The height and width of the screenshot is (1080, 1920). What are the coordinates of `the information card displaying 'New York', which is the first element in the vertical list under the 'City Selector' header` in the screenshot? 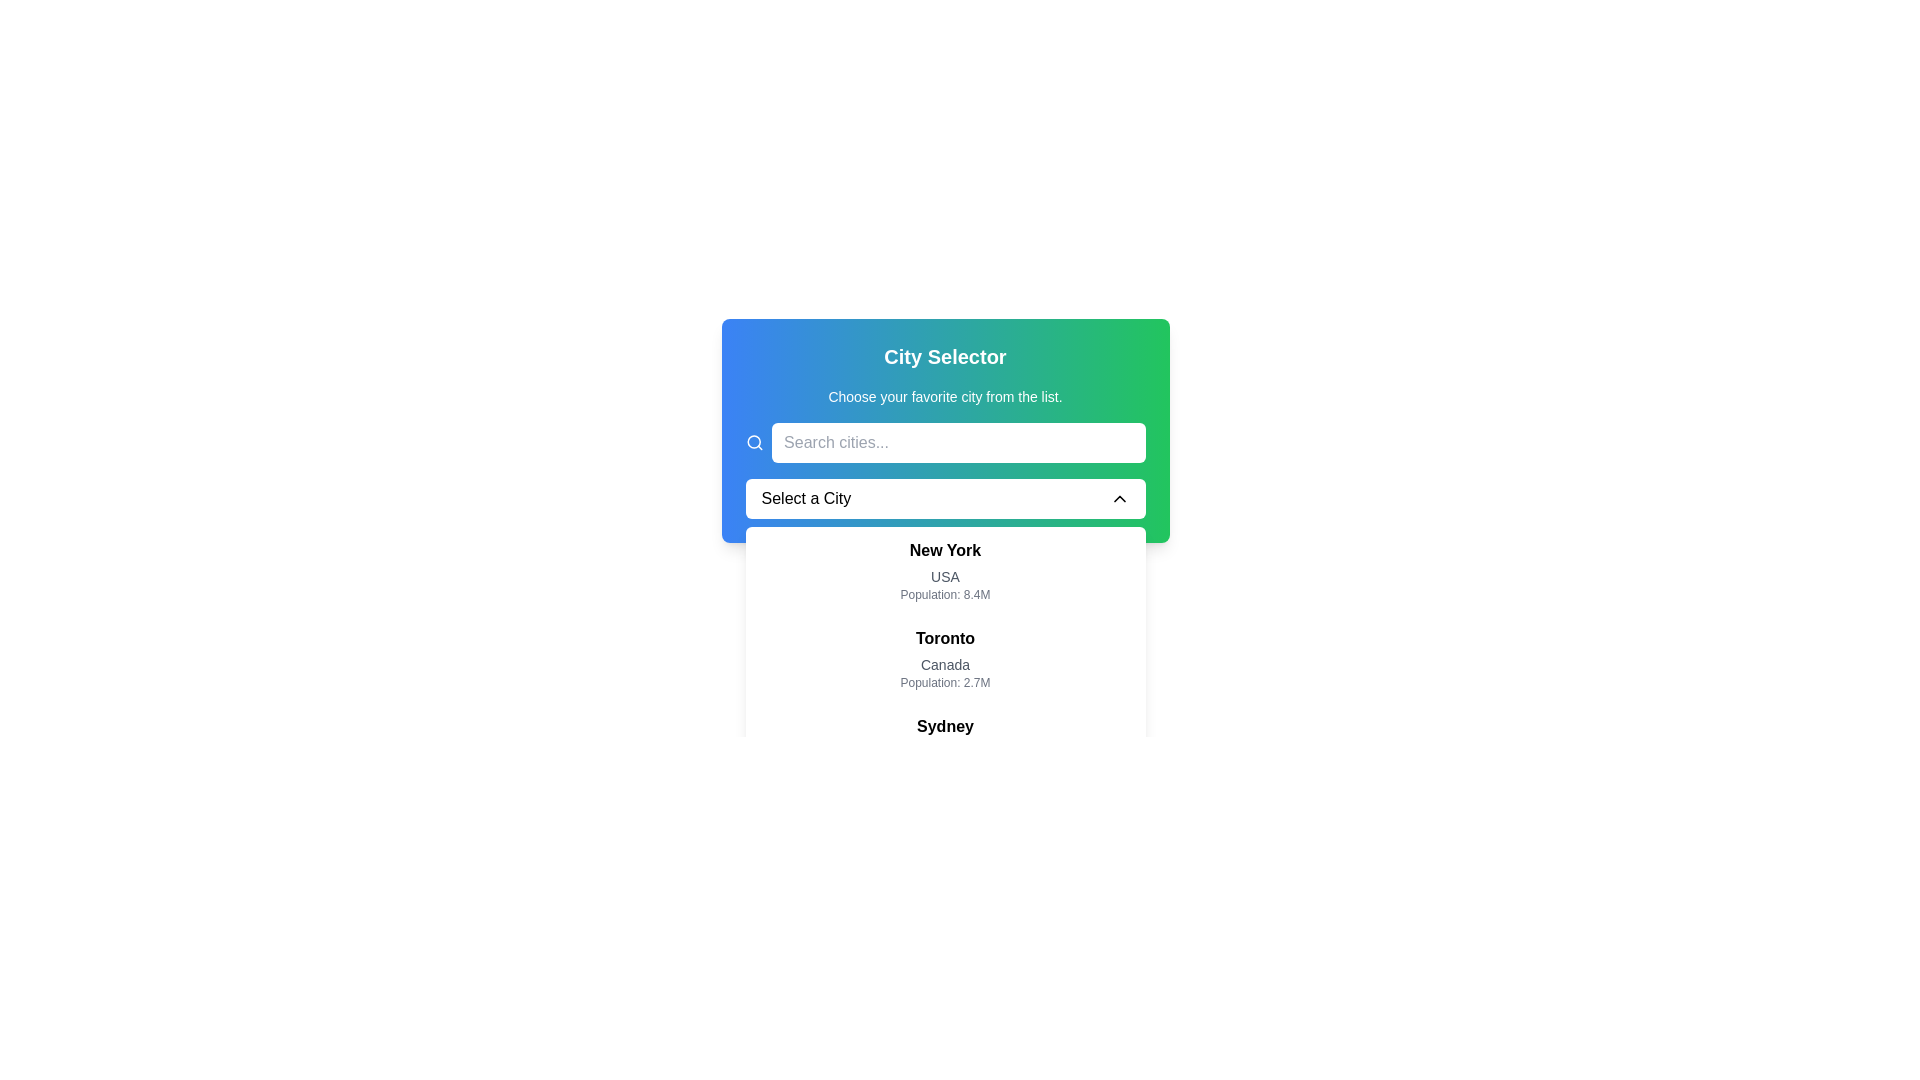 It's located at (944, 570).